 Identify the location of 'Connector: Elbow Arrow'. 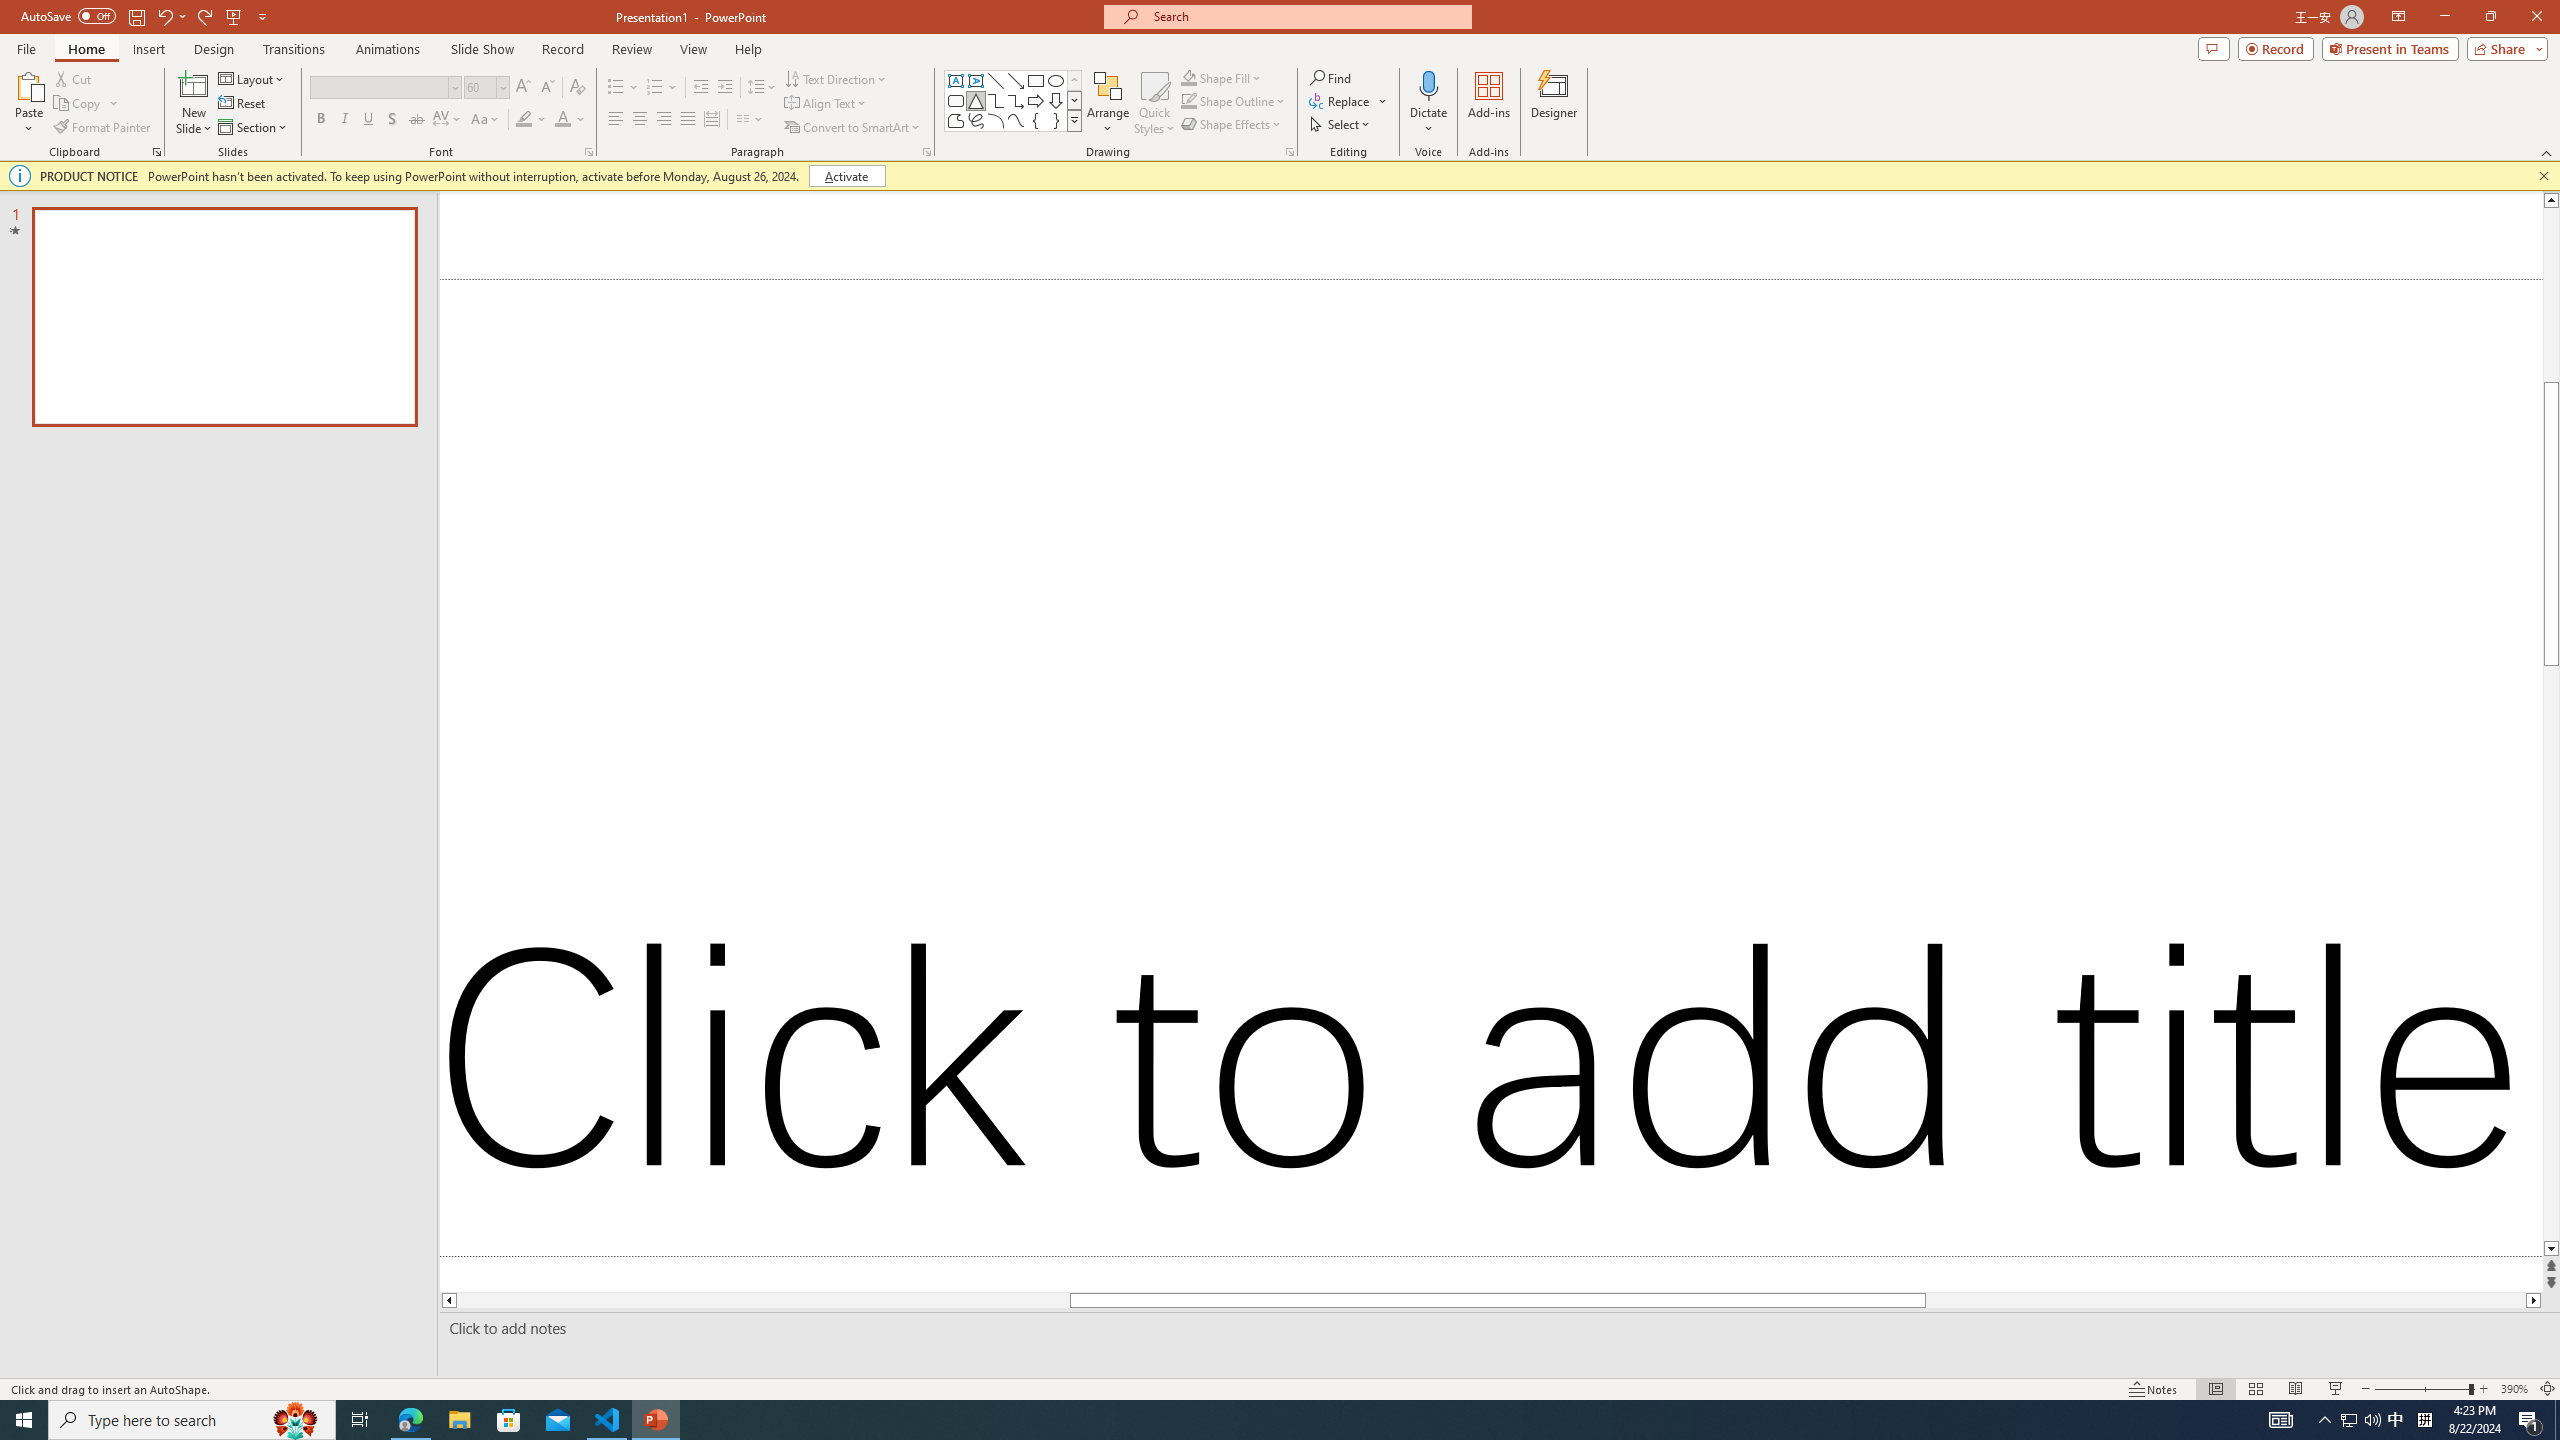
(1015, 99).